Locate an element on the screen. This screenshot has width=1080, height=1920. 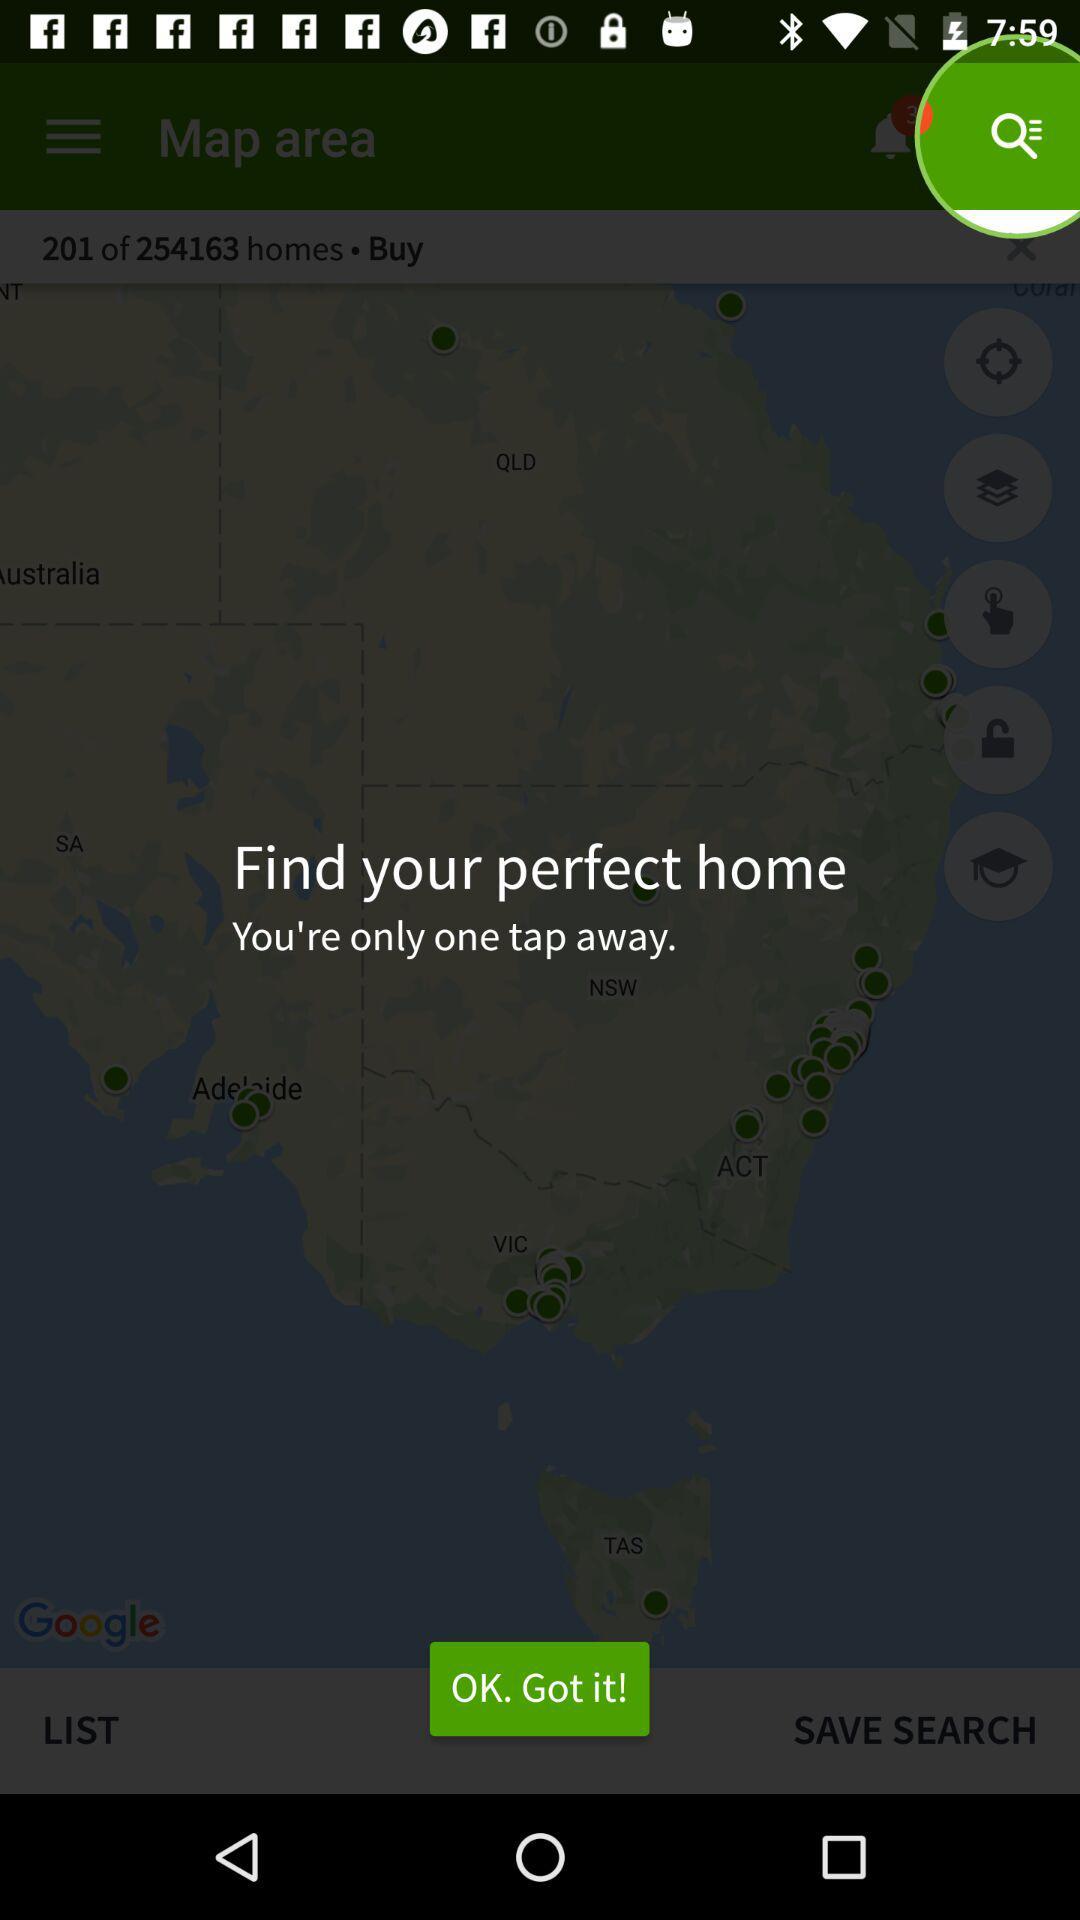
lock the directions is located at coordinates (998, 739).